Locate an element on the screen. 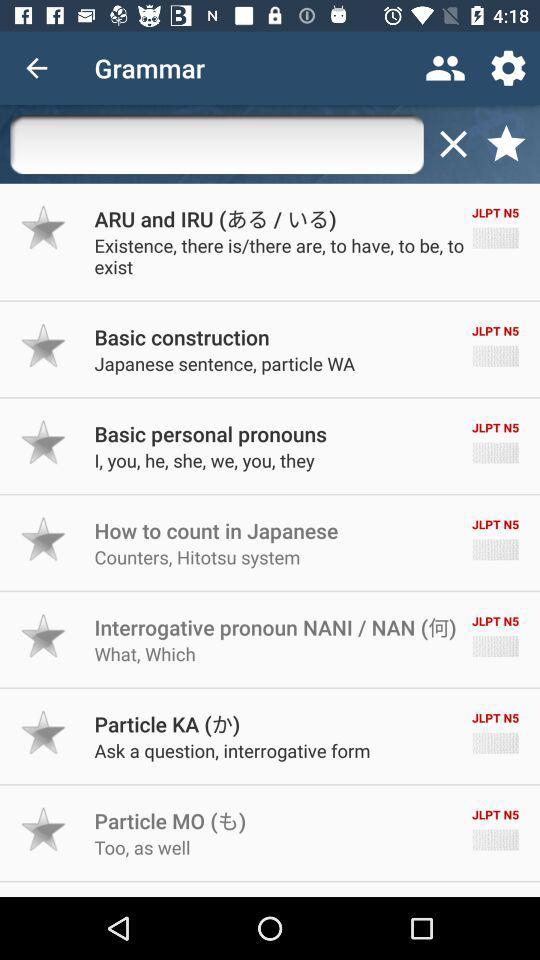  the star icon is located at coordinates (505, 143).